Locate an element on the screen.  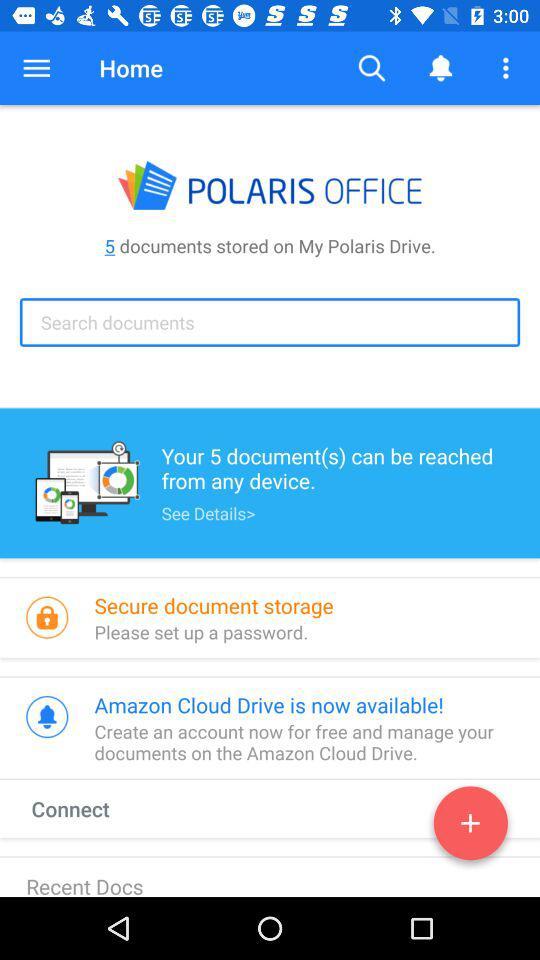
icon next to home item is located at coordinates (36, 68).